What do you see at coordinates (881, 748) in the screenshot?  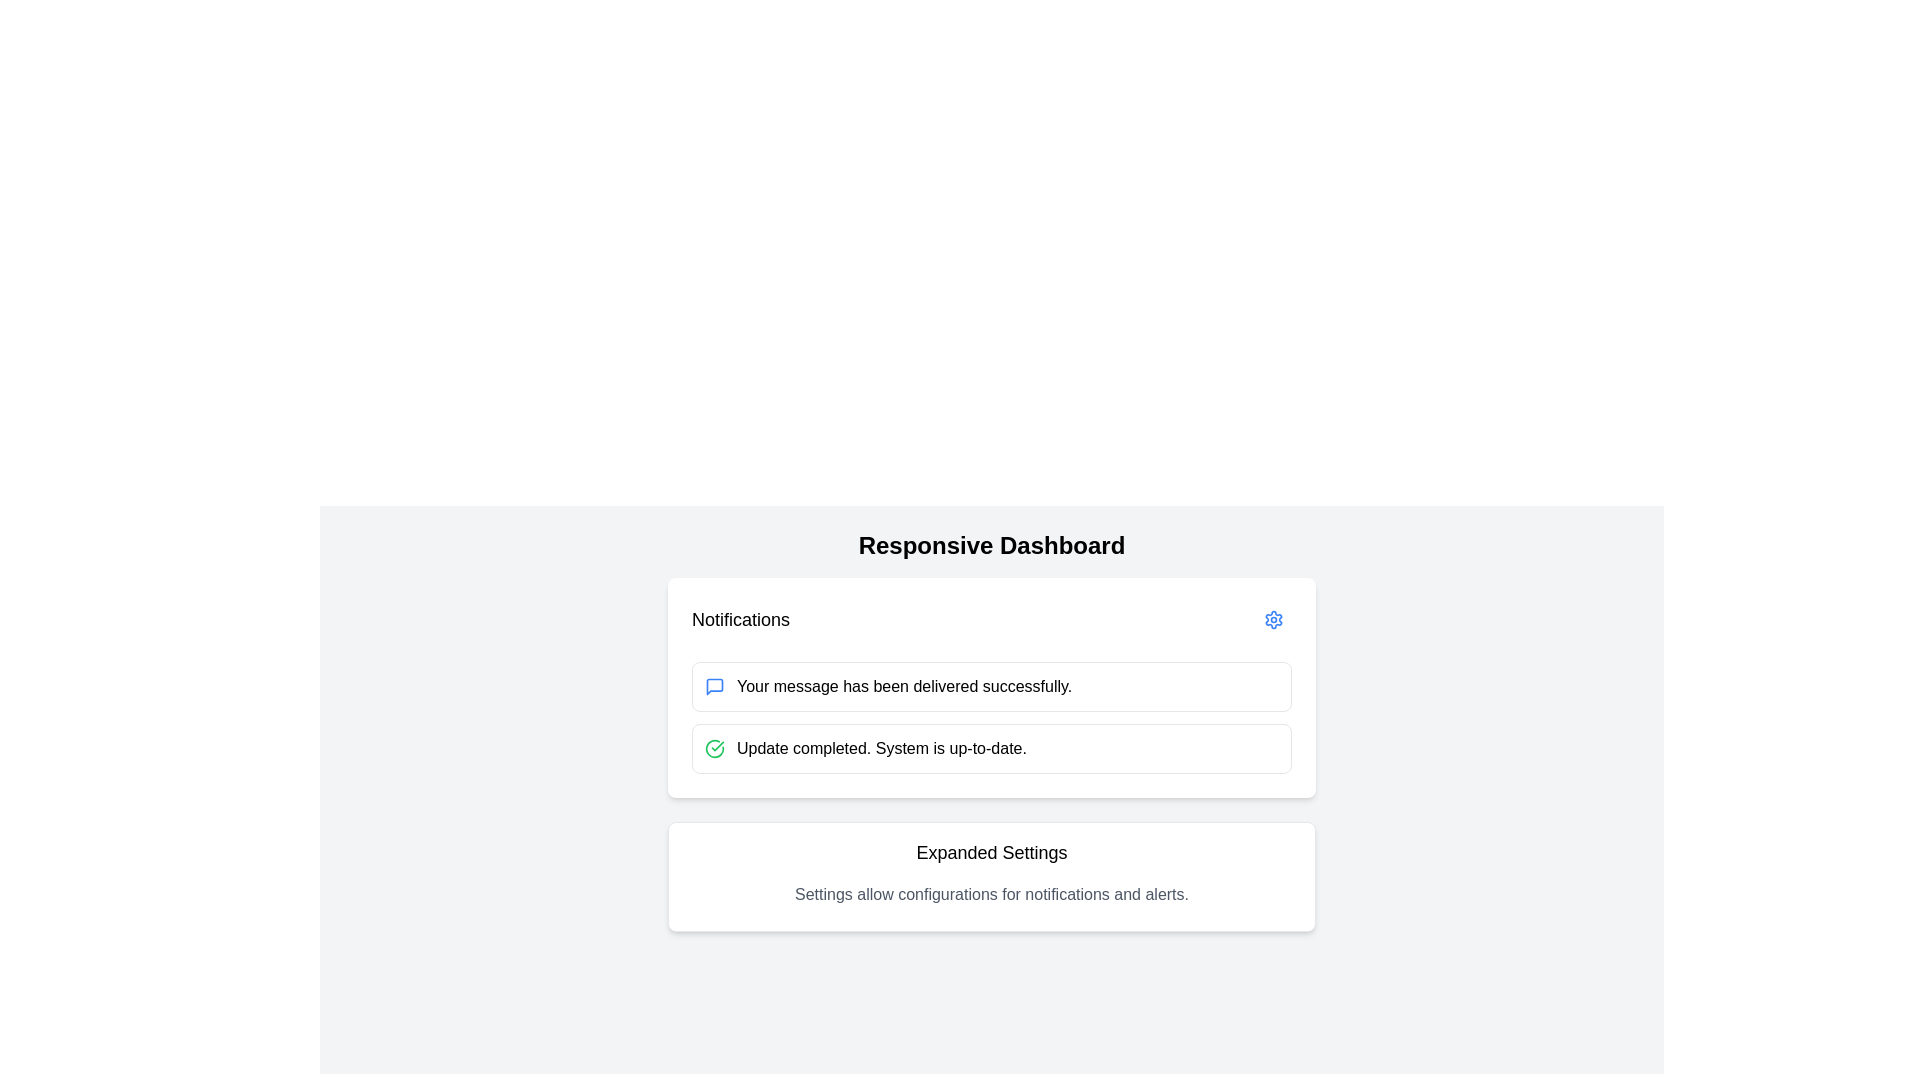 I see `the notification text label that informs the user of a successful system update, which is located beneath the first notification text and to the right of a green checkmark icon` at bounding box center [881, 748].